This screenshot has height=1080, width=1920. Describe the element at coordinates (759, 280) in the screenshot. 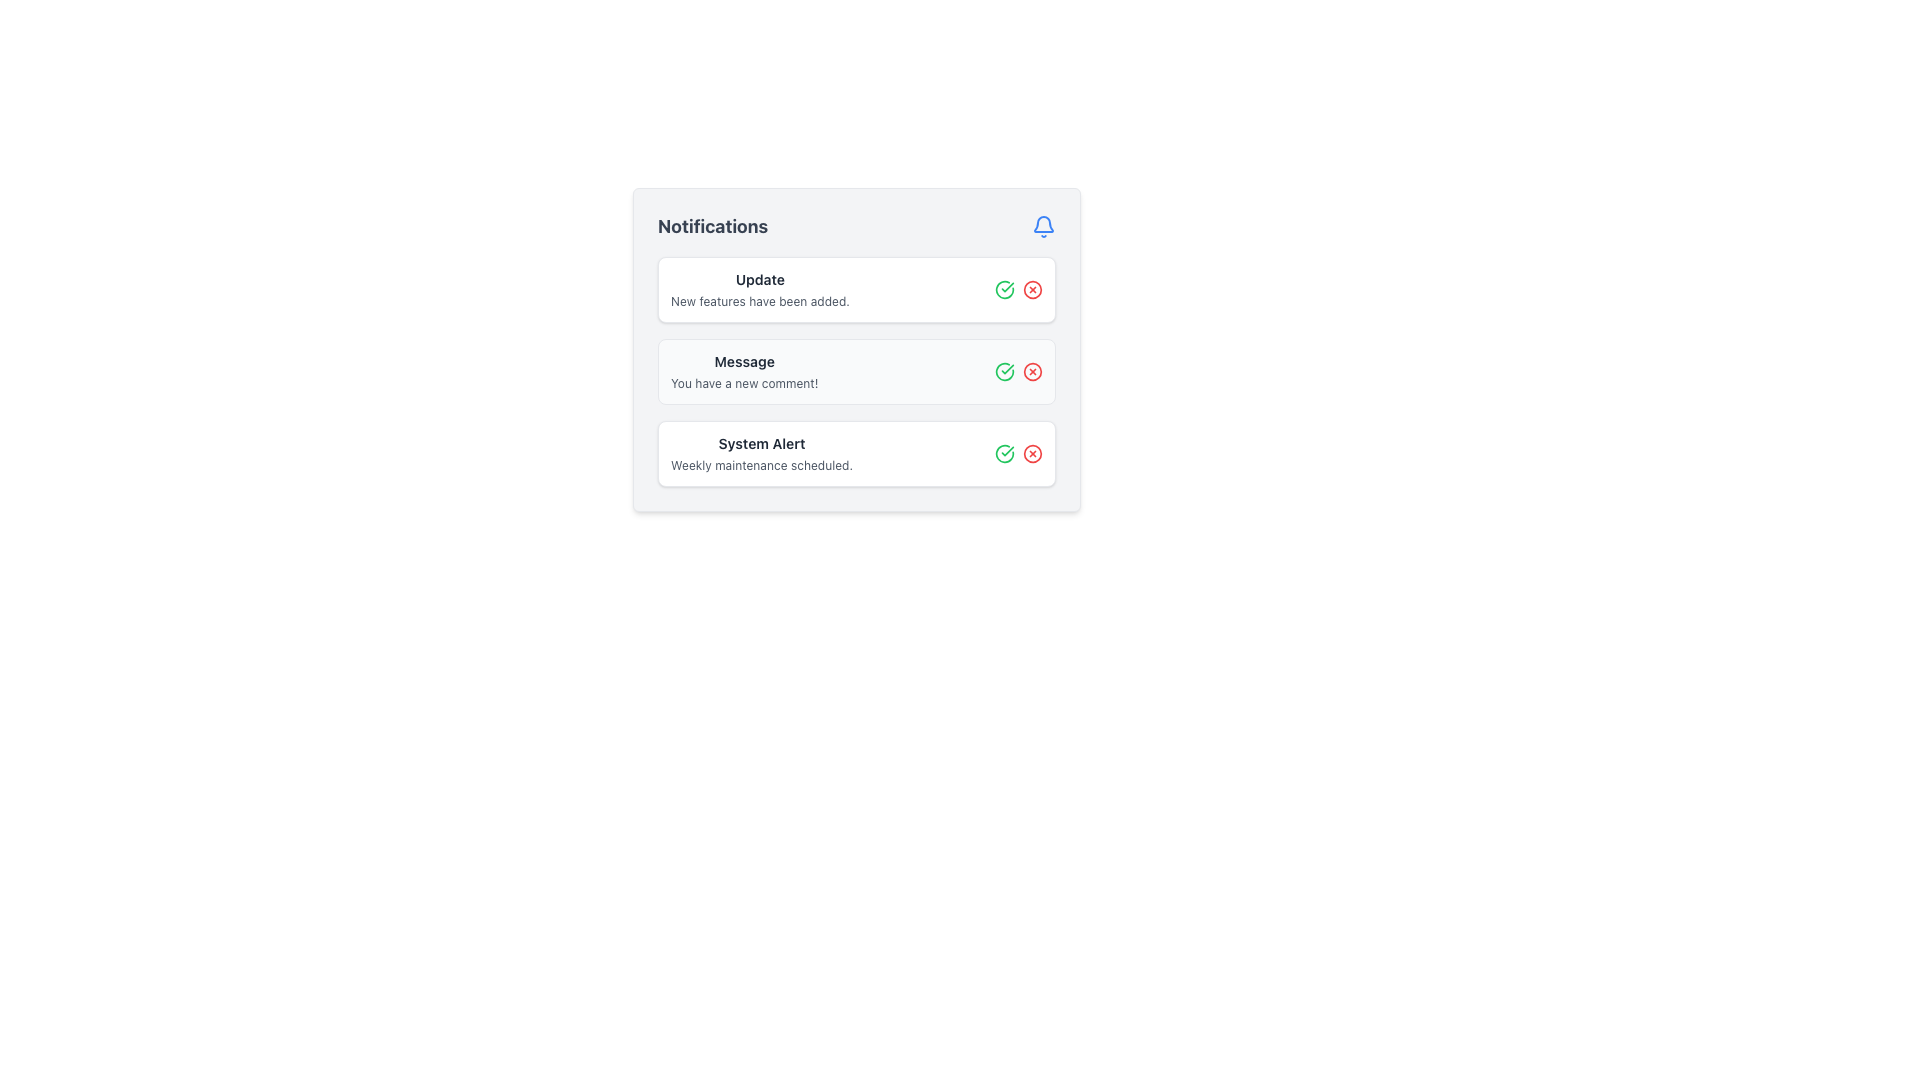

I see `the 'Update' text label, which is styled with a bold font and located at the top of the notification card` at that location.